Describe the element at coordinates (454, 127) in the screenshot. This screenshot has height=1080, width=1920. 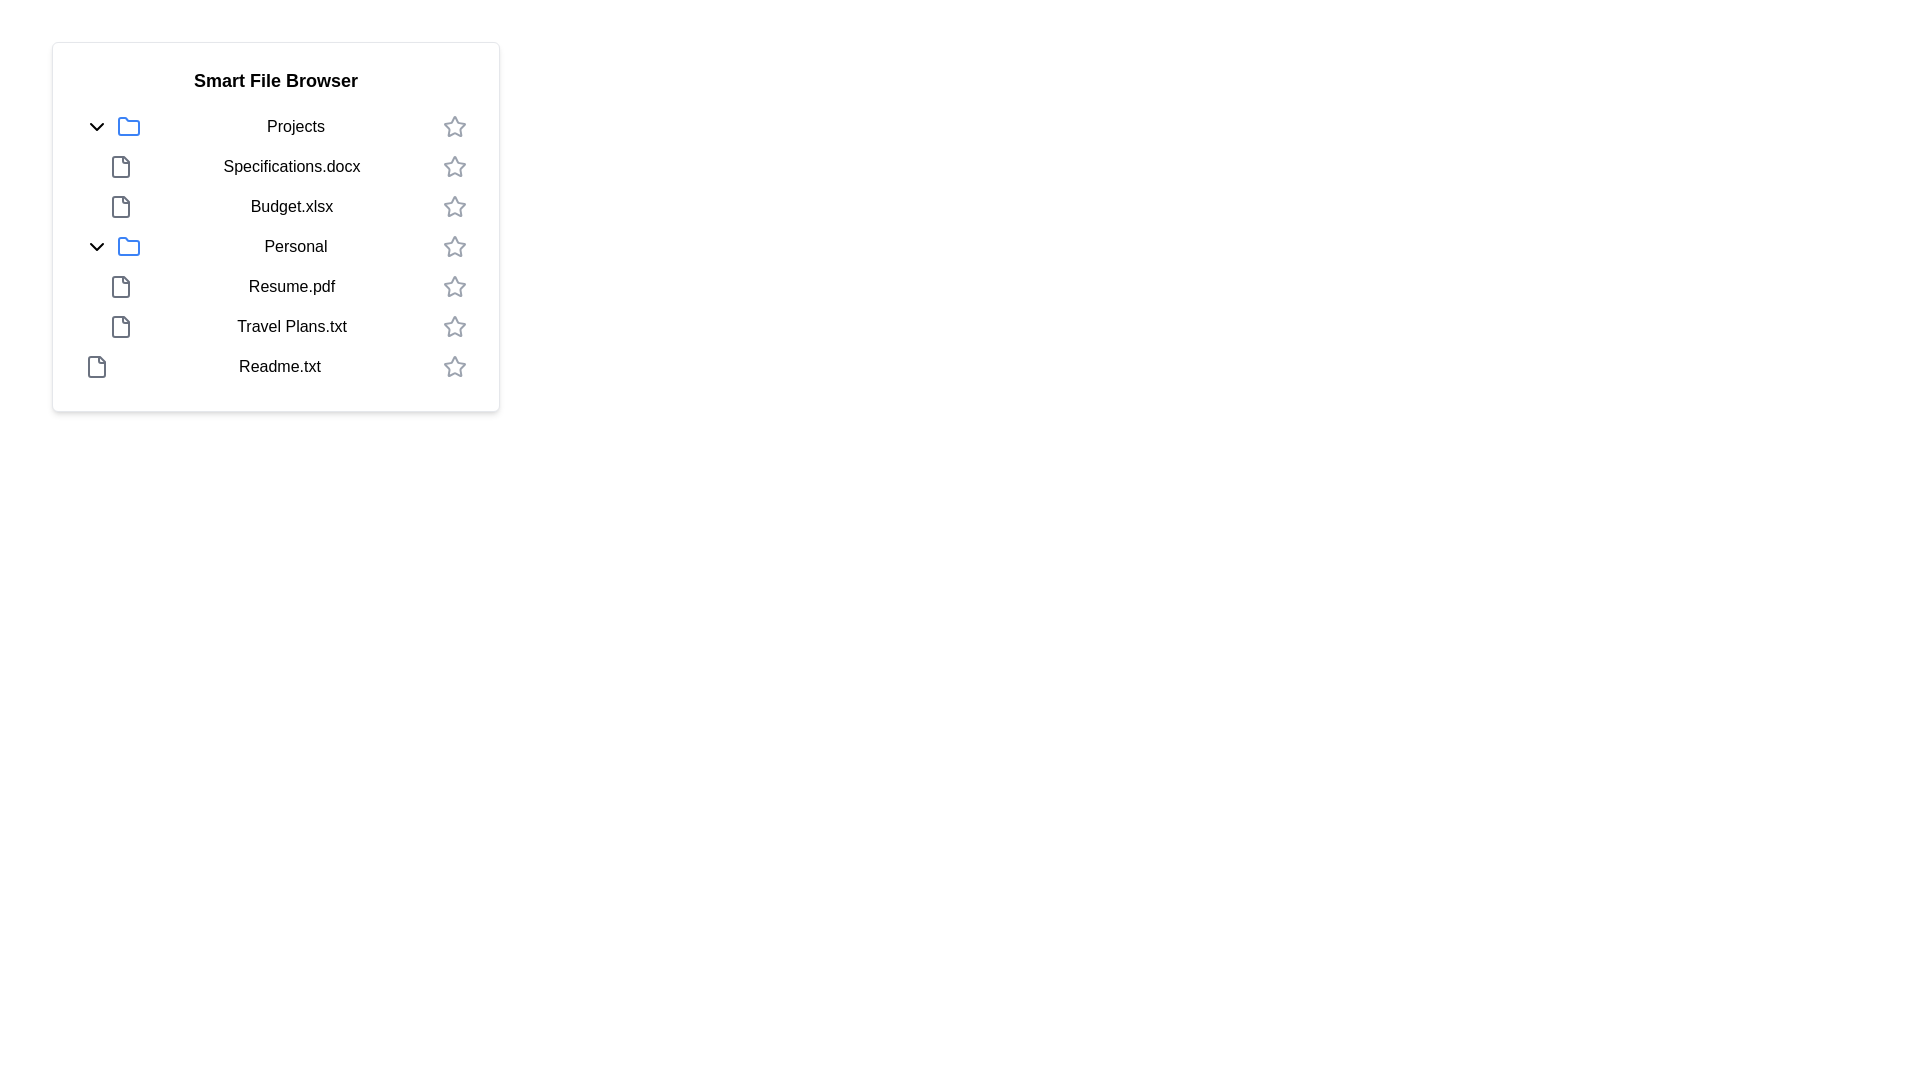
I see `the star icon located at the right end of the 'Projects' row in the file browser` at that location.